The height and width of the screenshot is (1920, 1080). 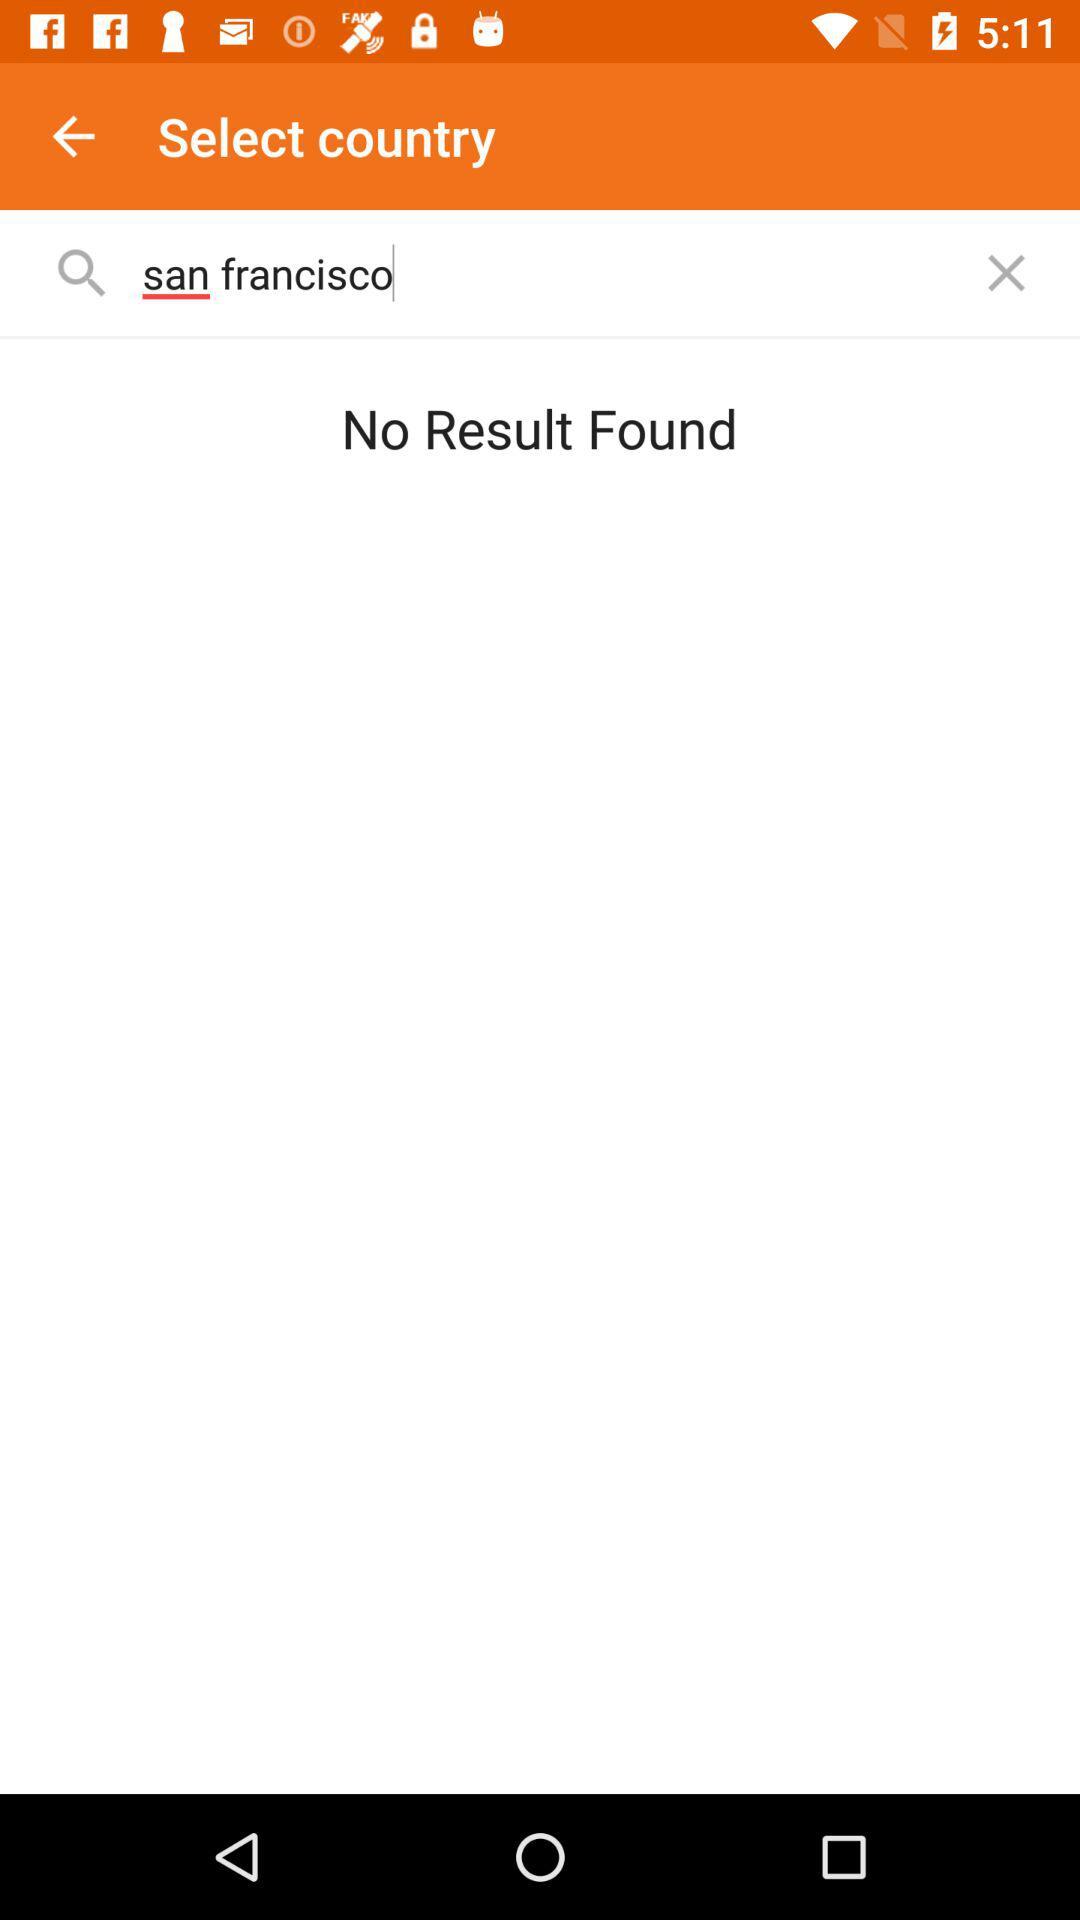 What do you see at coordinates (1006, 272) in the screenshot?
I see `icon to the right of the san francisco` at bounding box center [1006, 272].